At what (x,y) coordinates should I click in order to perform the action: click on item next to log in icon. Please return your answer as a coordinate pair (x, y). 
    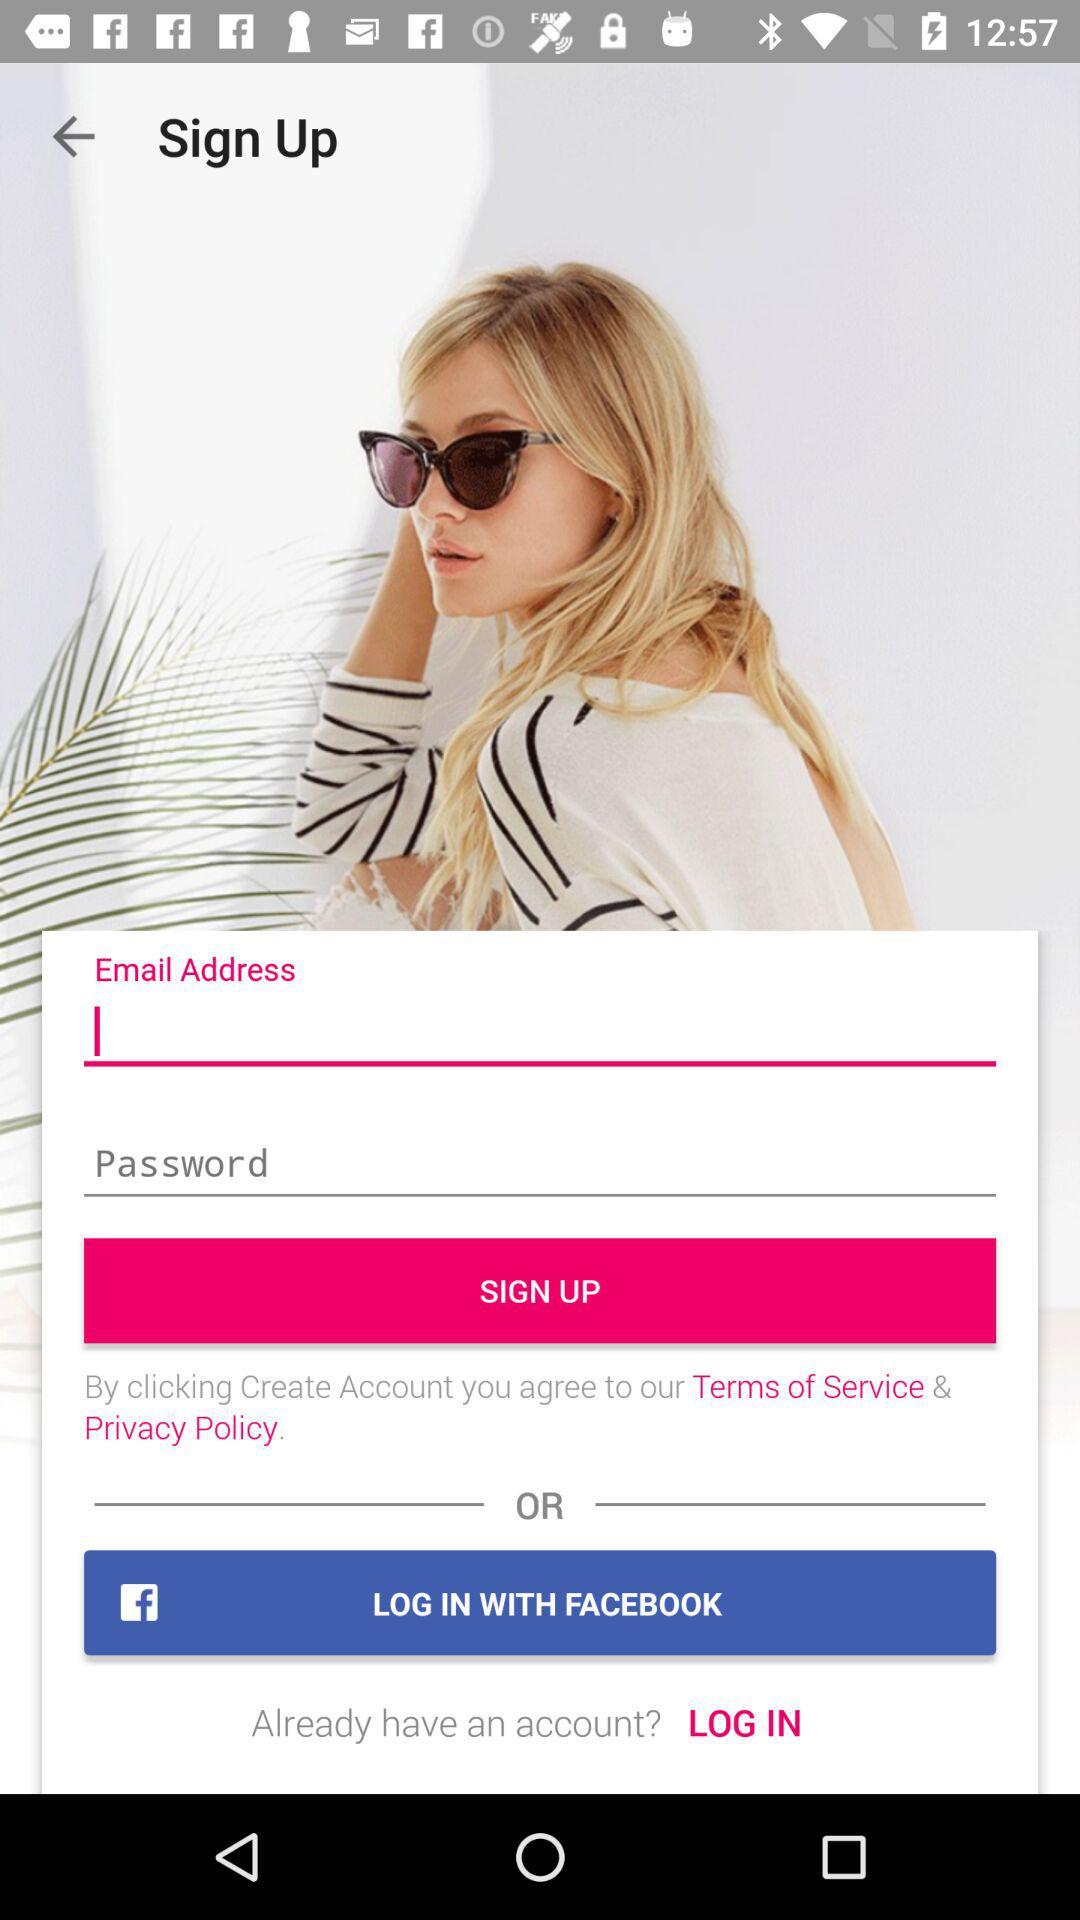
    Looking at the image, I should click on (456, 1721).